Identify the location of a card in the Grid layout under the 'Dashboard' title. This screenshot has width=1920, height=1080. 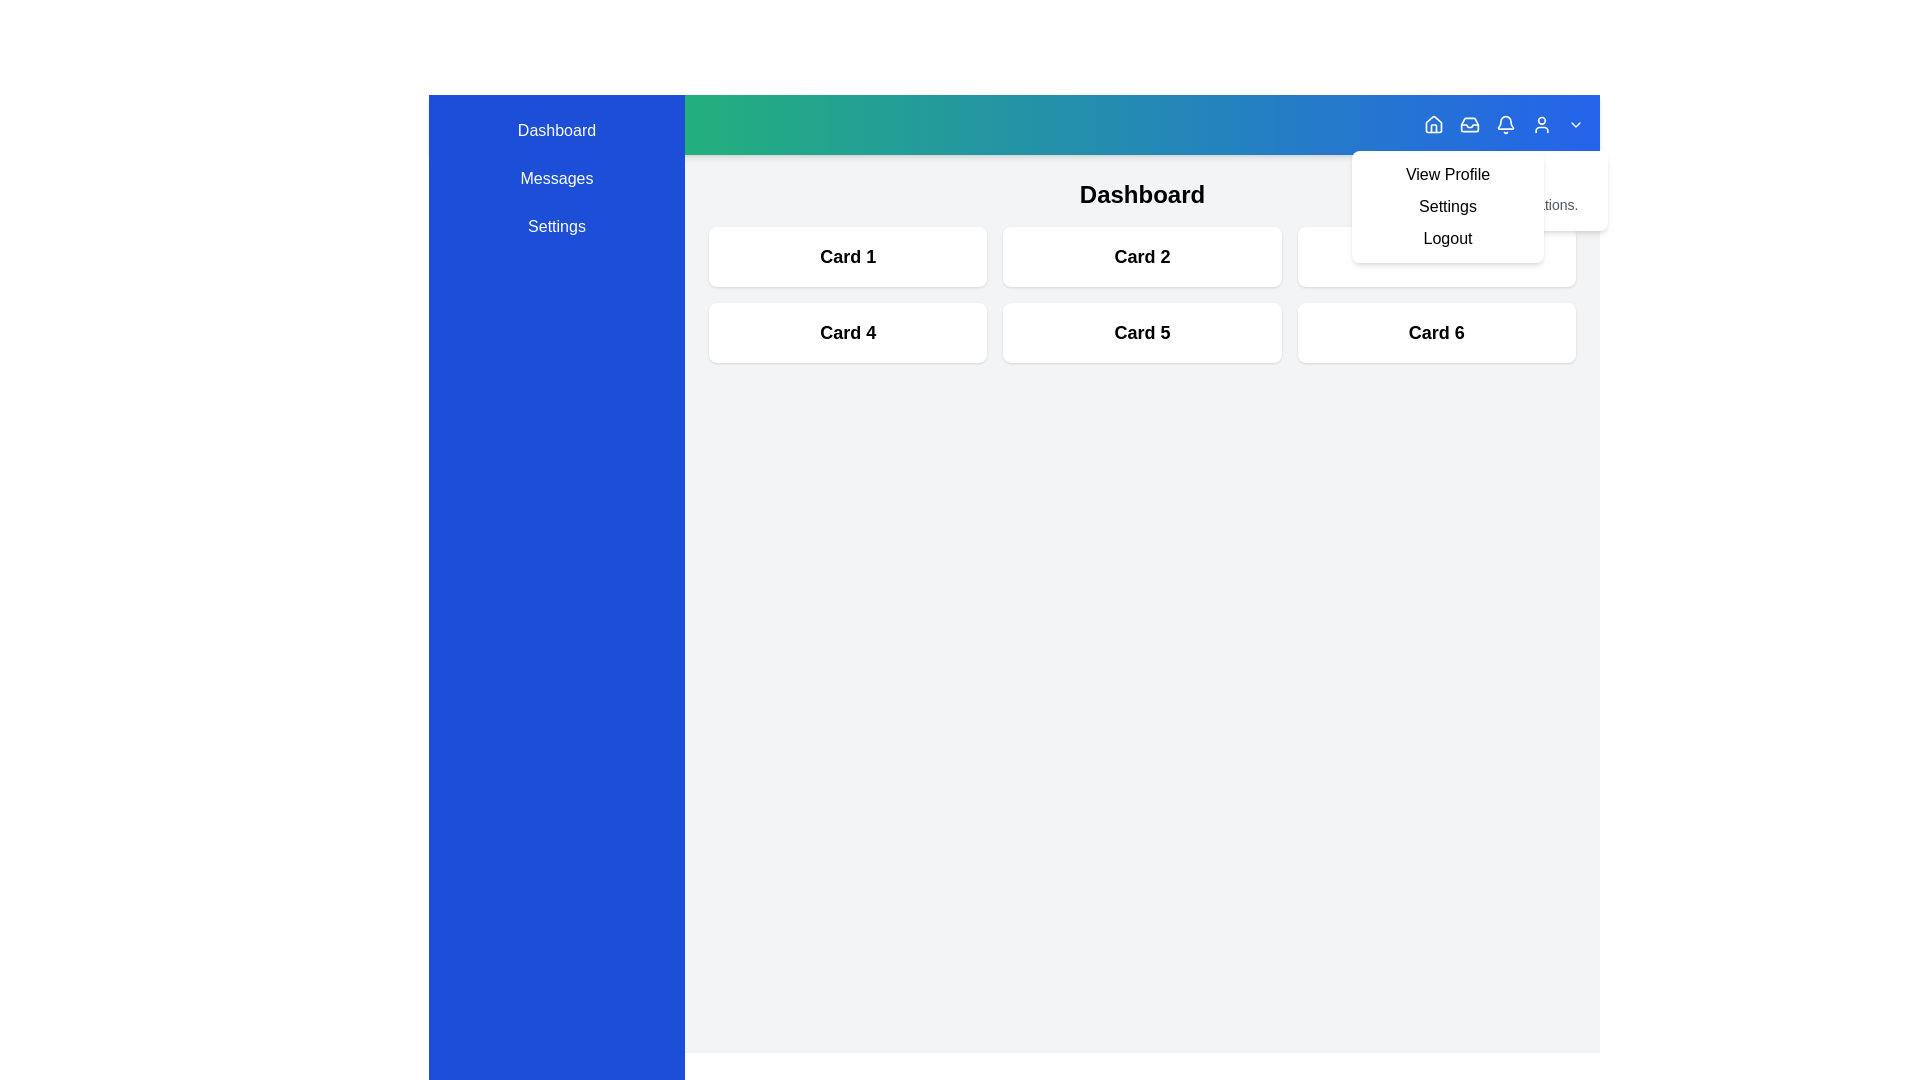
(1142, 294).